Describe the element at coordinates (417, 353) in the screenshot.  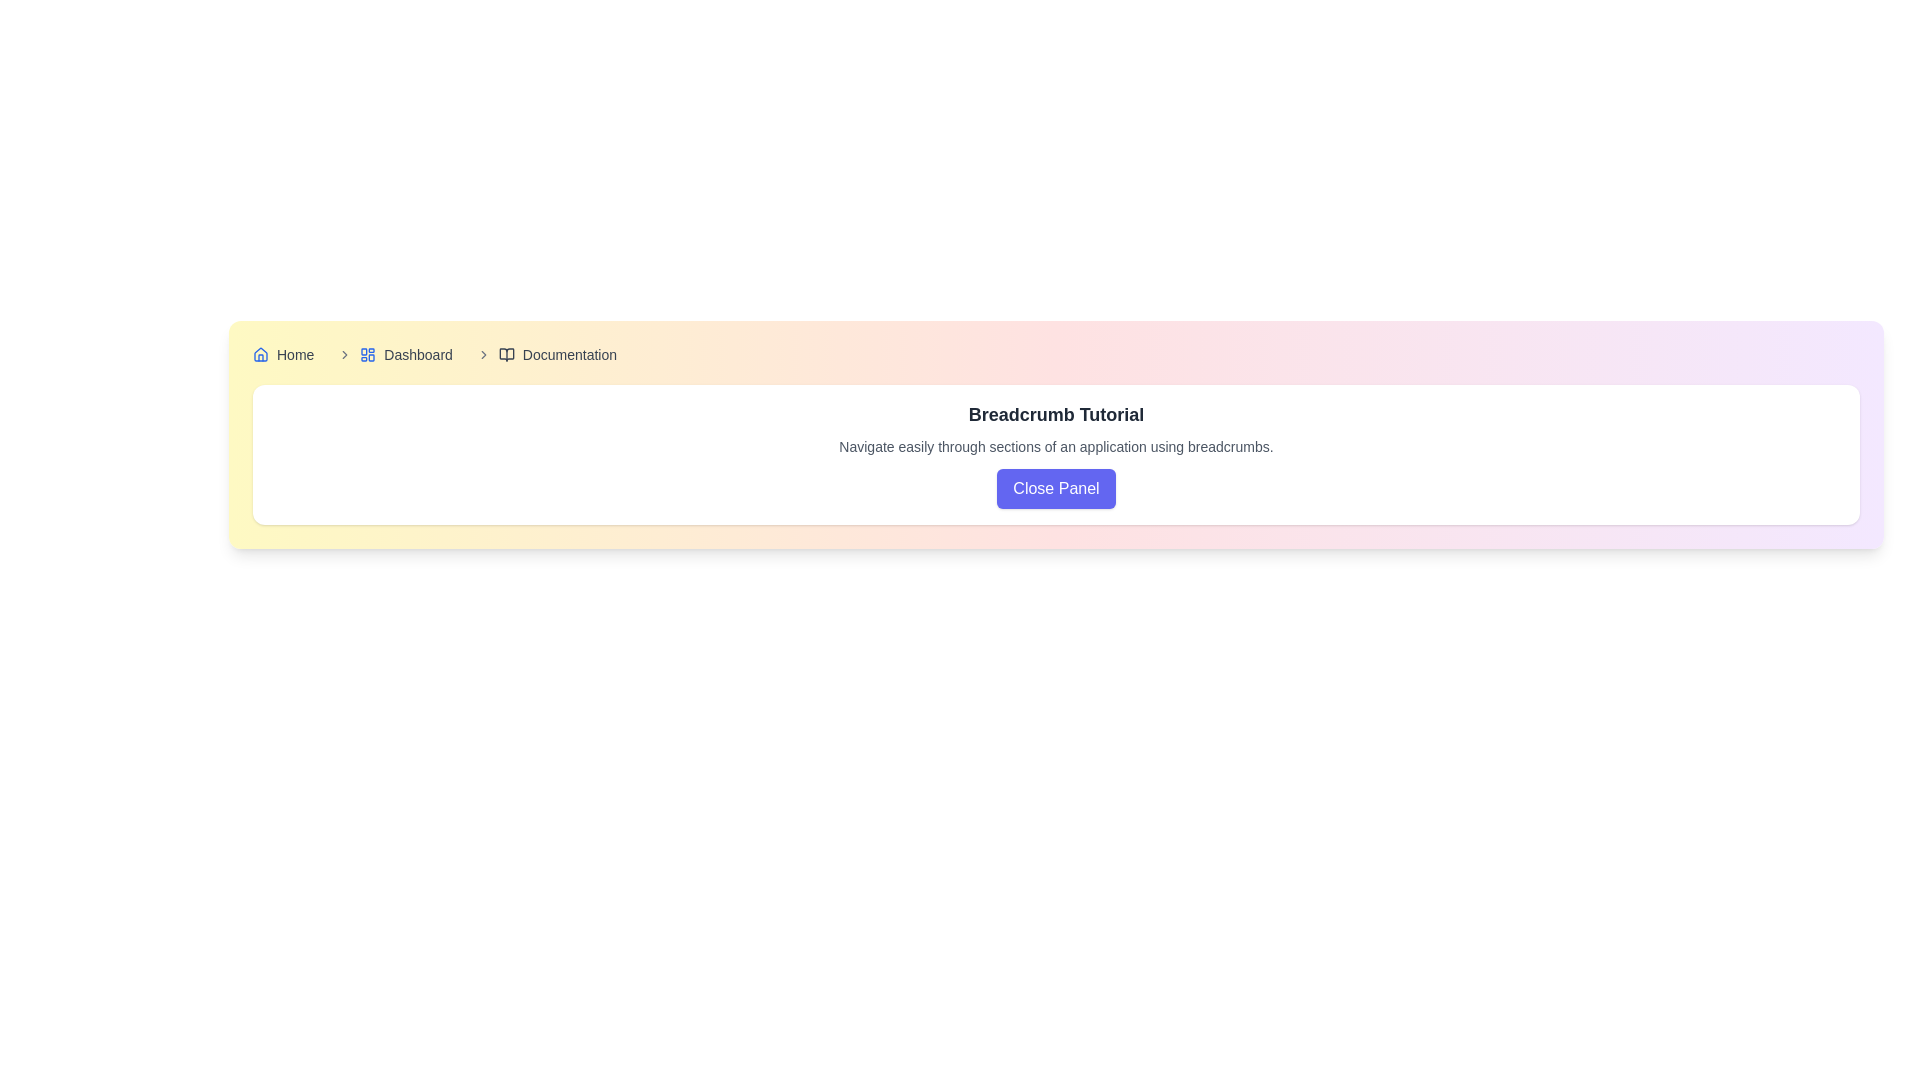
I see `the static text label within the breadcrumb navigation, which helps users understand their current location in the application` at that location.